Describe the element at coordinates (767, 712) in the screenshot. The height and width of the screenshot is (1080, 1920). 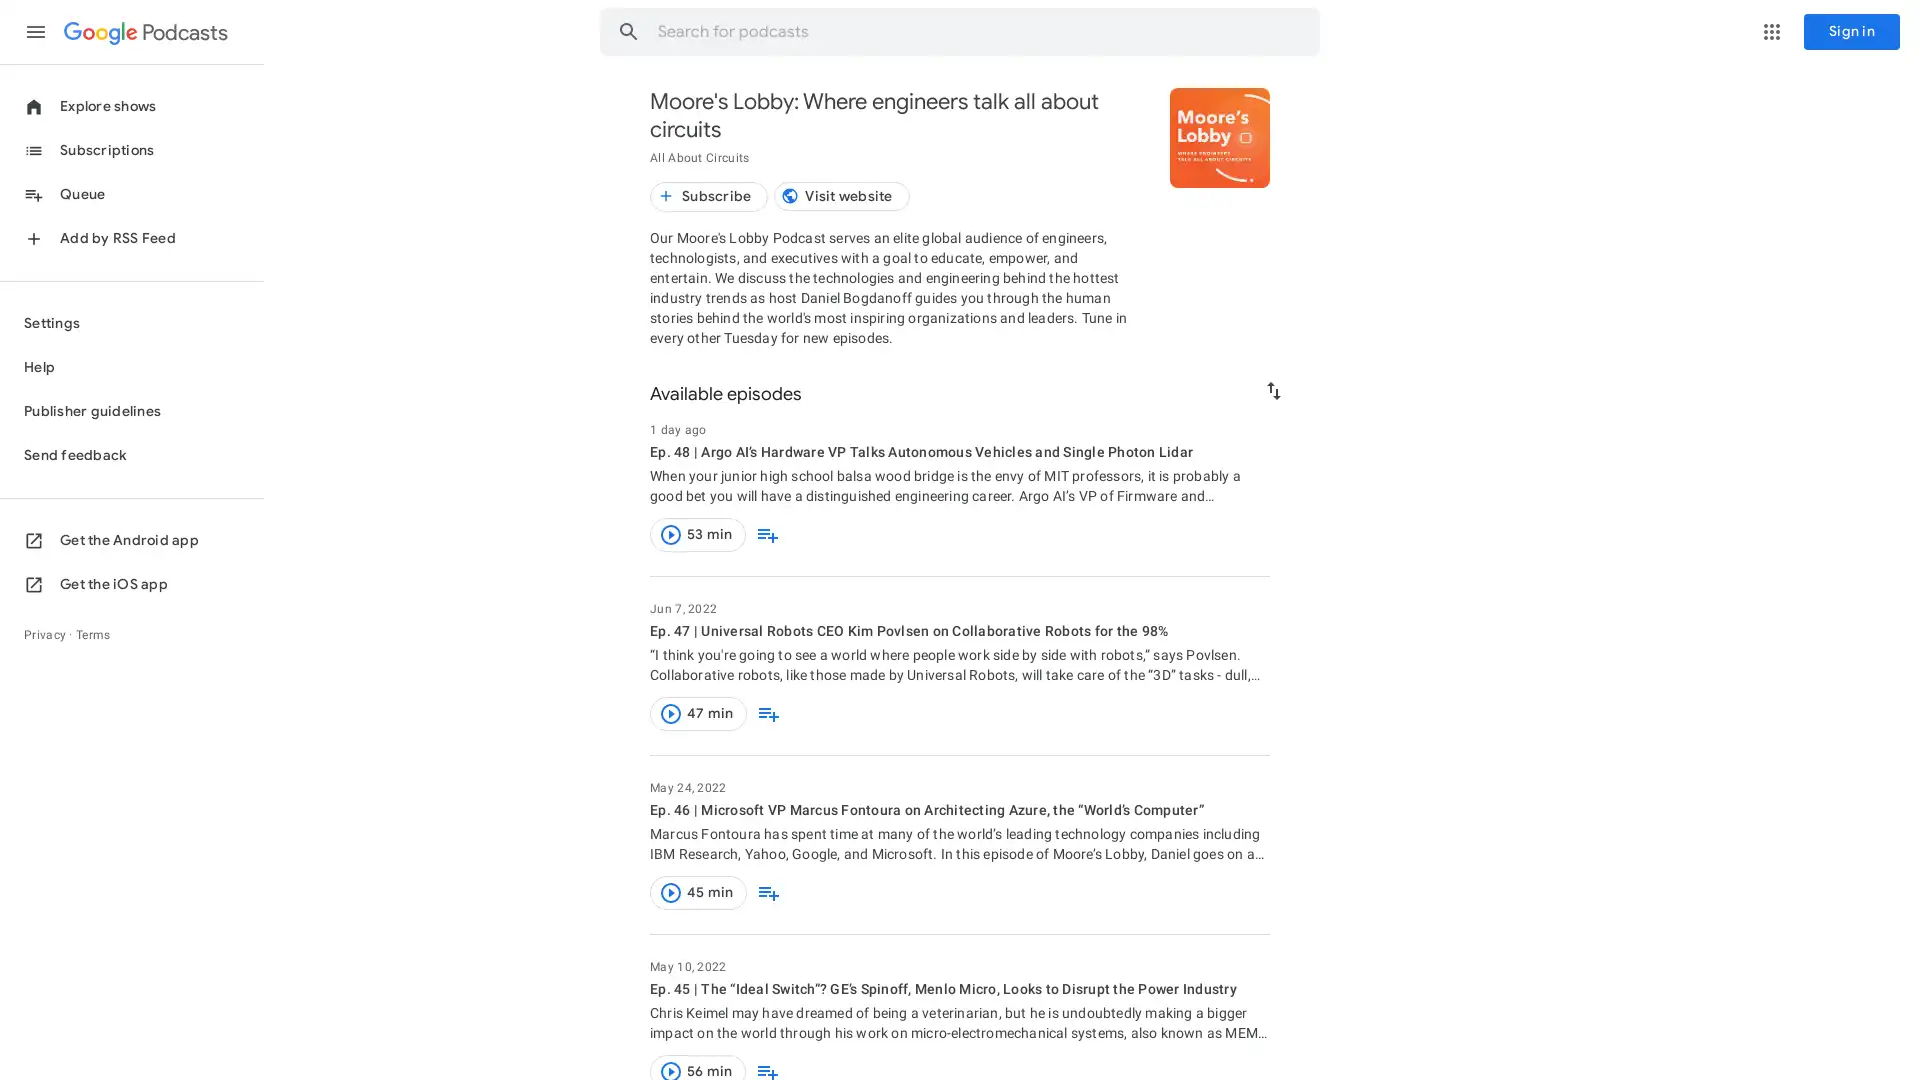
I see `Add to queue` at that location.